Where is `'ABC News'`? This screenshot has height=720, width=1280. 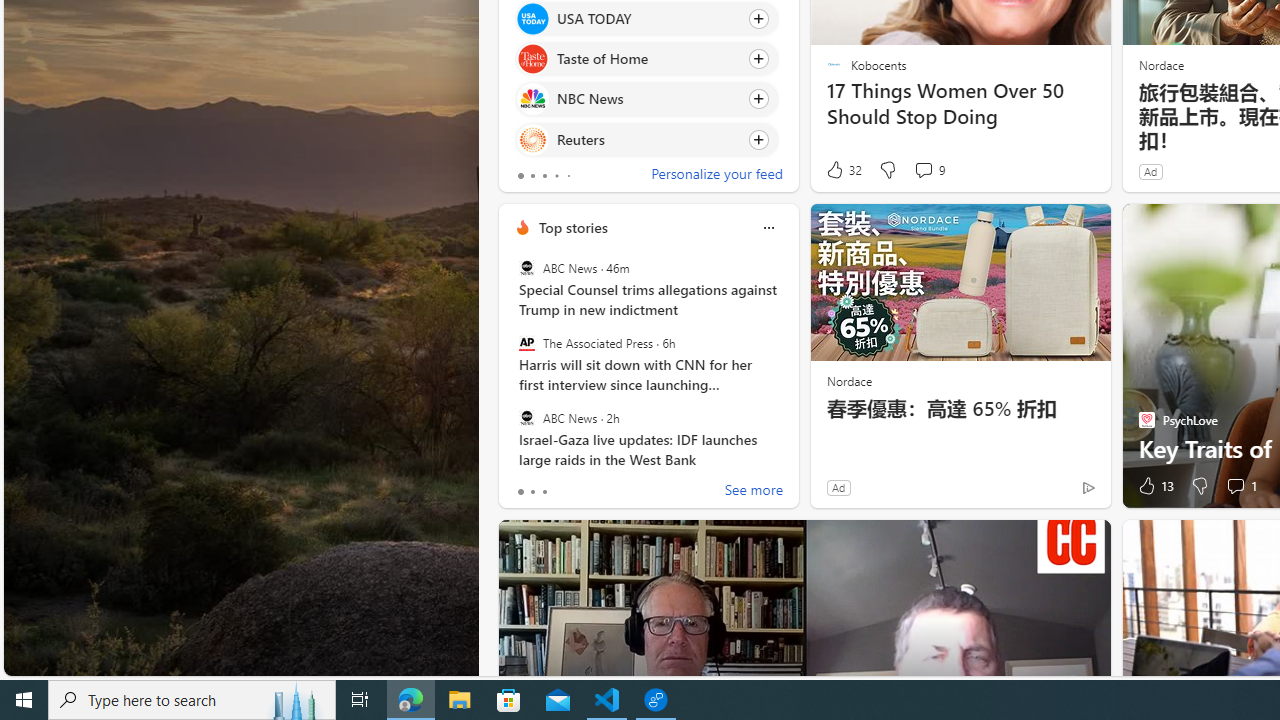 'ABC News' is located at coordinates (526, 416).